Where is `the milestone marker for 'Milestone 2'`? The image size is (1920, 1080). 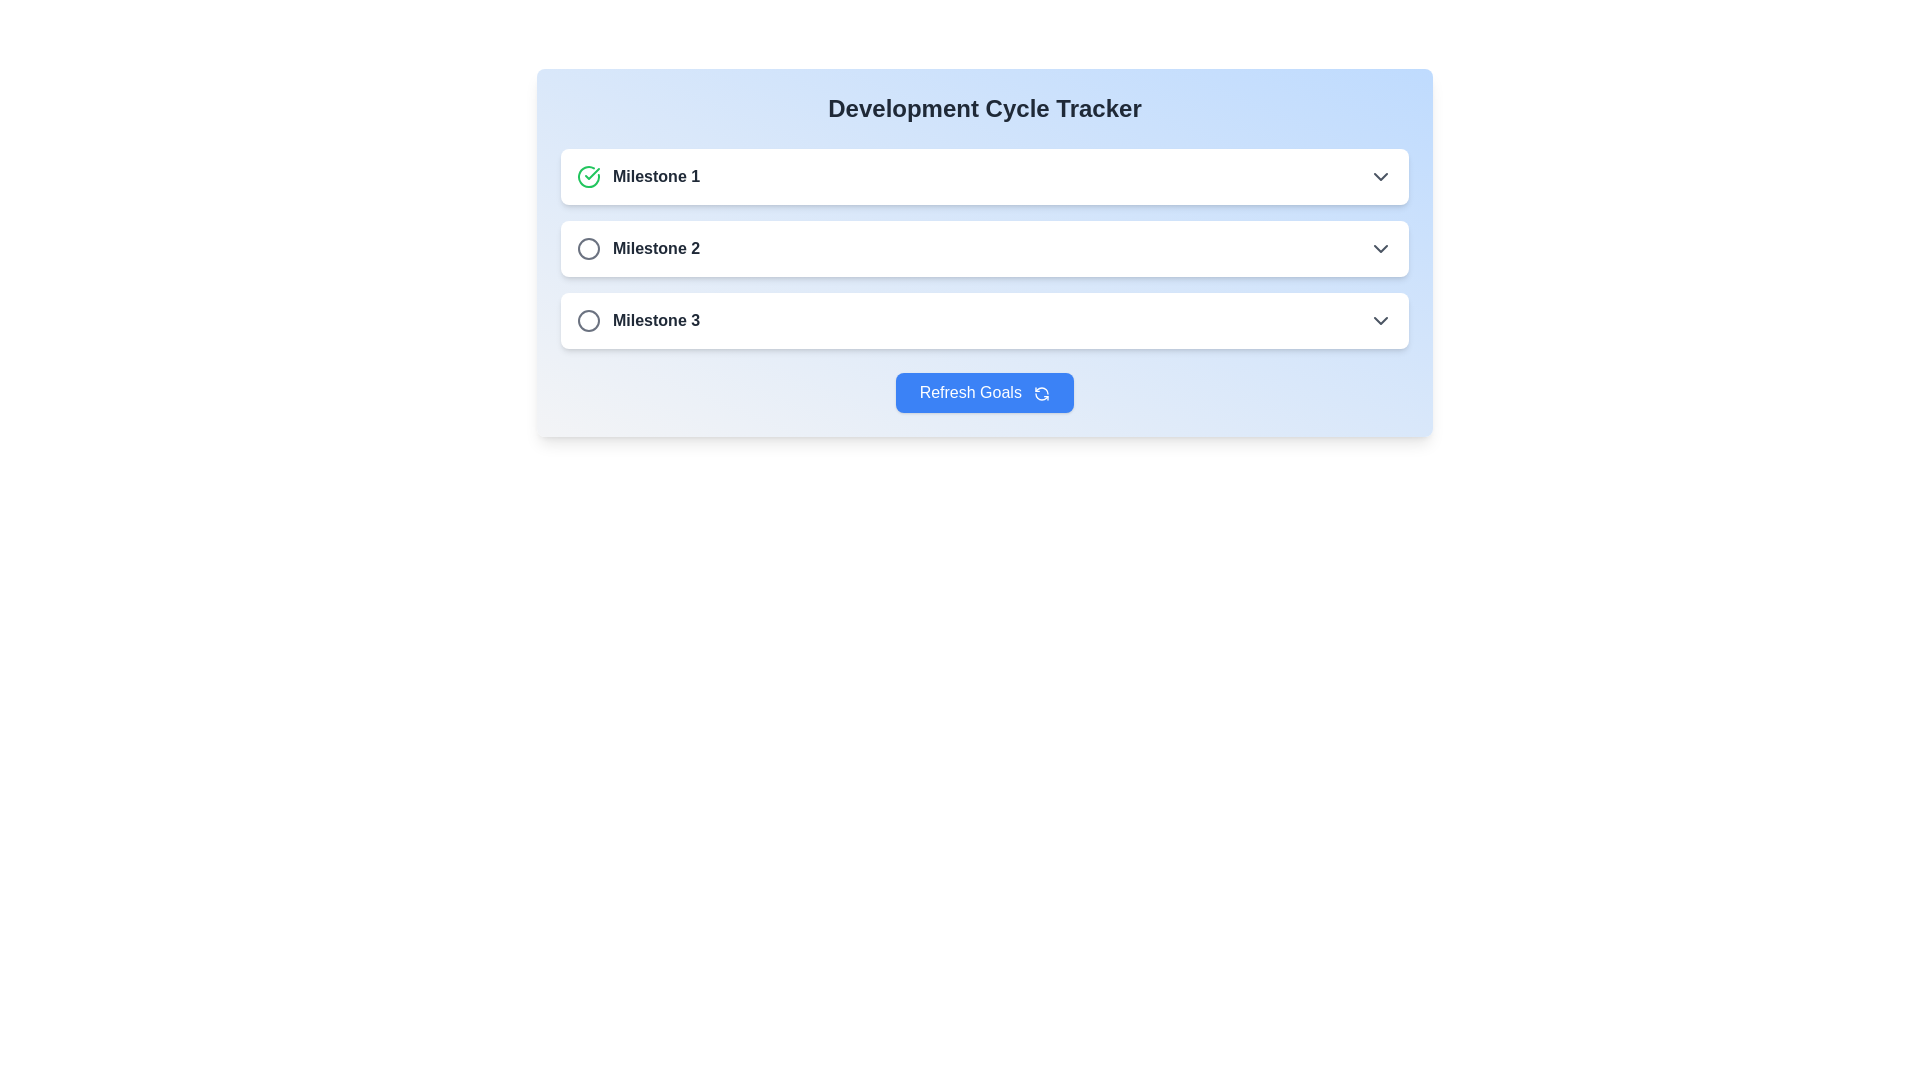 the milestone marker for 'Milestone 2' is located at coordinates (984, 248).